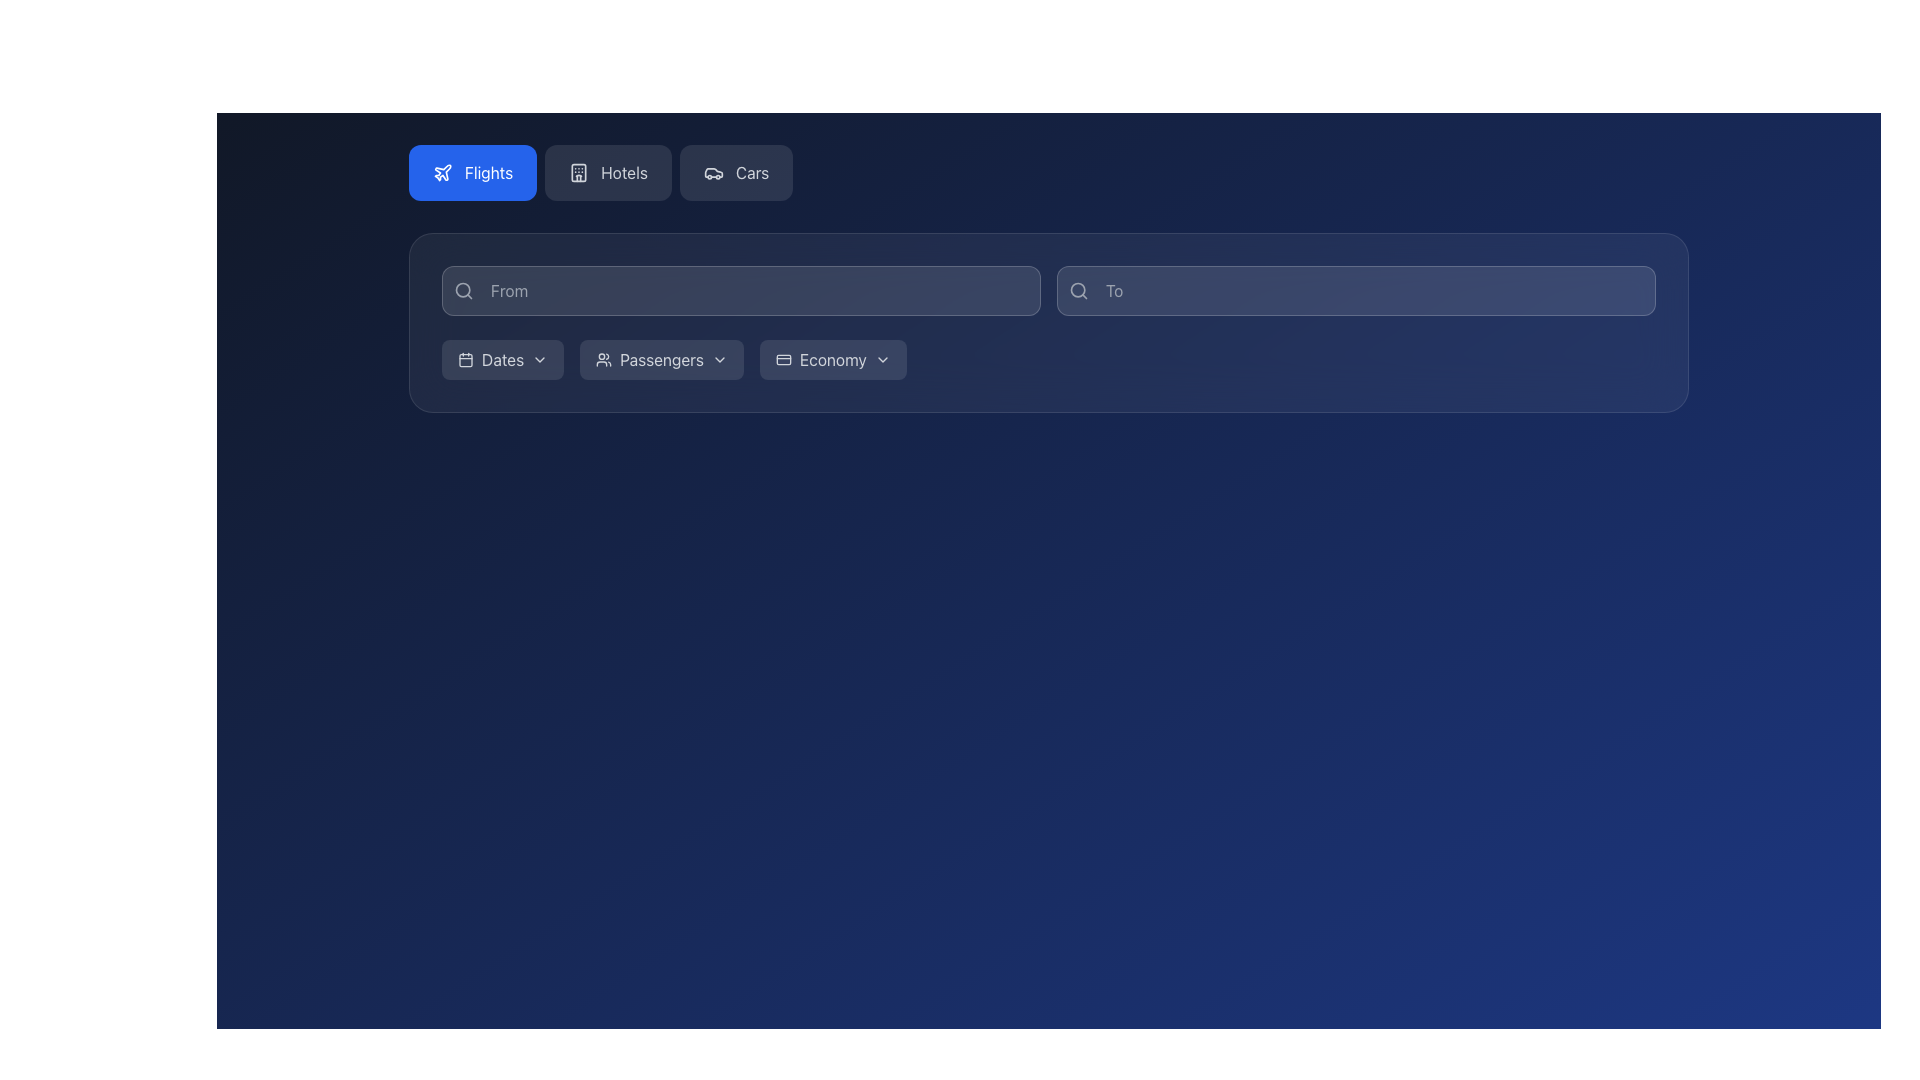  Describe the element at coordinates (472, 172) in the screenshot. I see `the 'Flights' button, a rectangular button with rounded corners, blue background, white text, and an airplane icon on the left` at that location.